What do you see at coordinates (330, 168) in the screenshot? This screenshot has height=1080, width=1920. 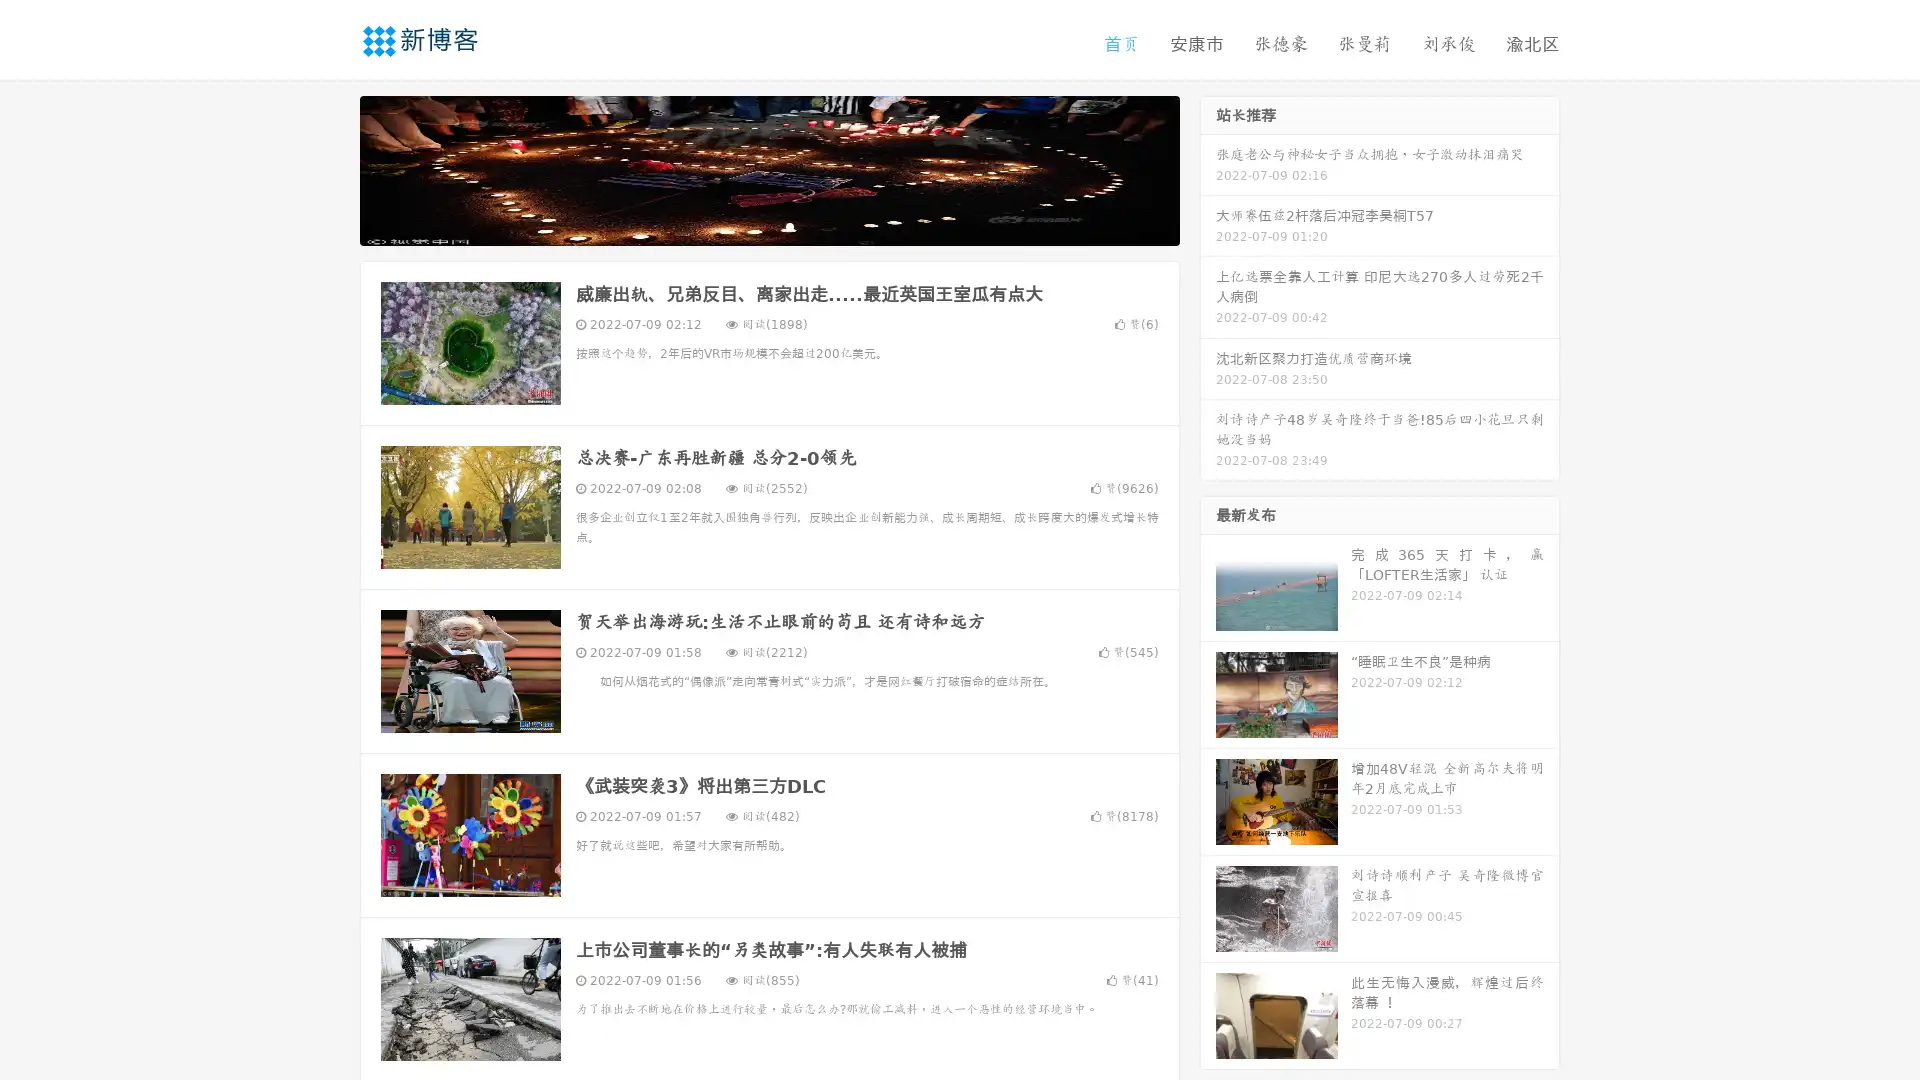 I see `Previous slide` at bounding box center [330, 168].